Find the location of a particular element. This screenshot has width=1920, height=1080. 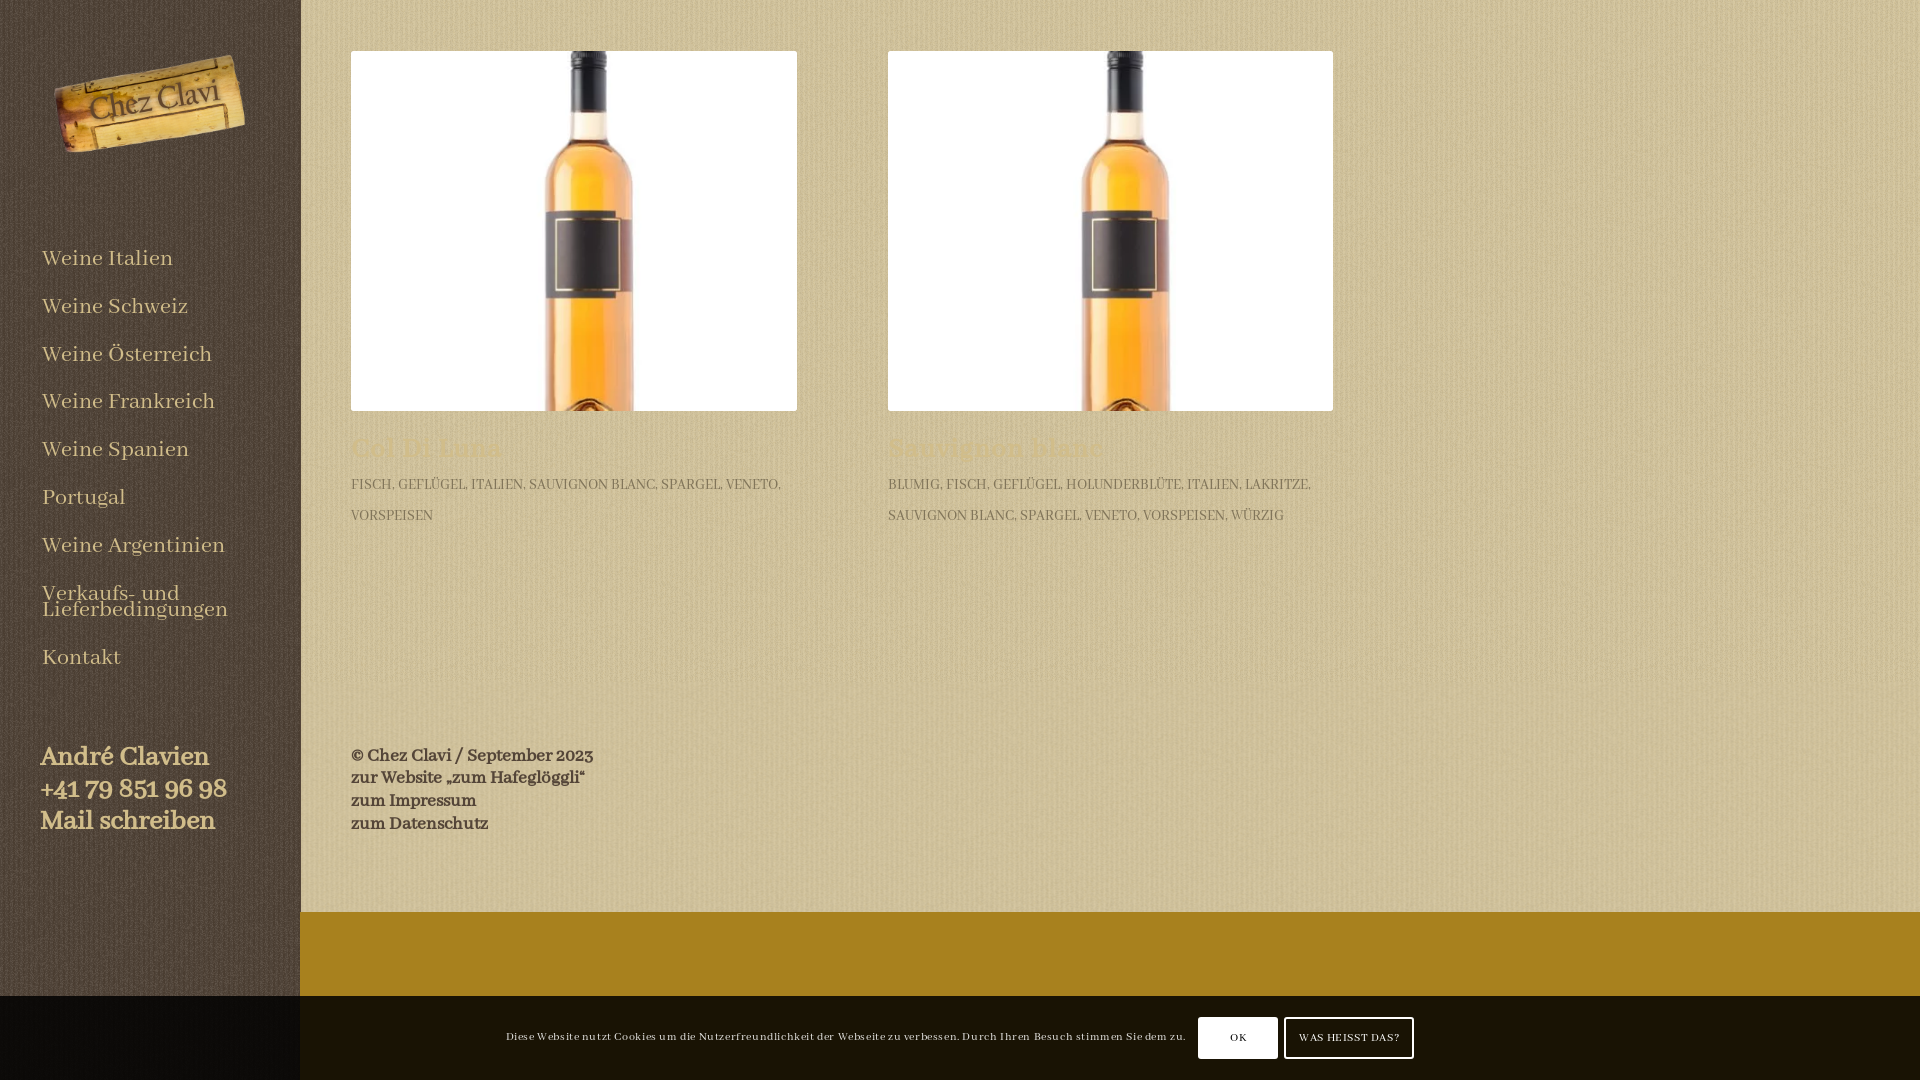

'chezclavi_logo' is located at coordinates (148, 107).